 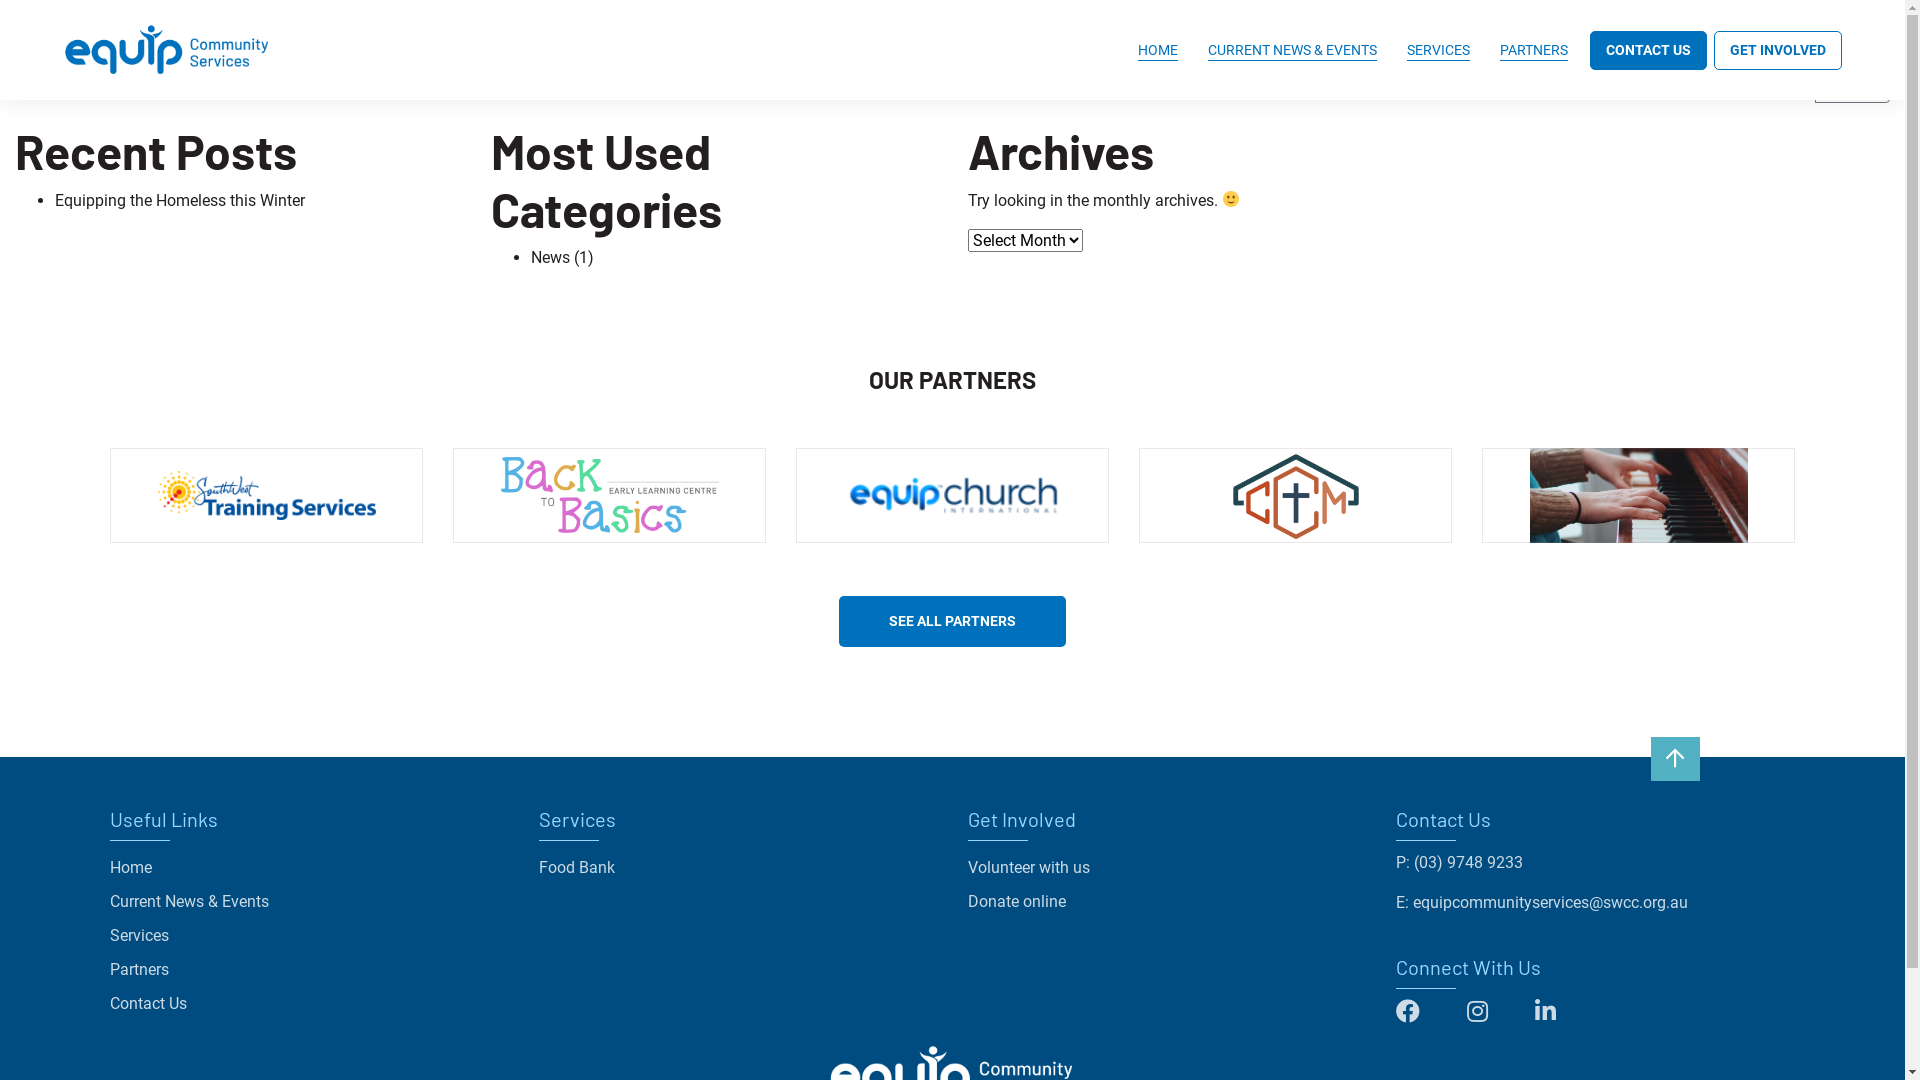 I want to click on 'Search', so click(x=1851, y=83).